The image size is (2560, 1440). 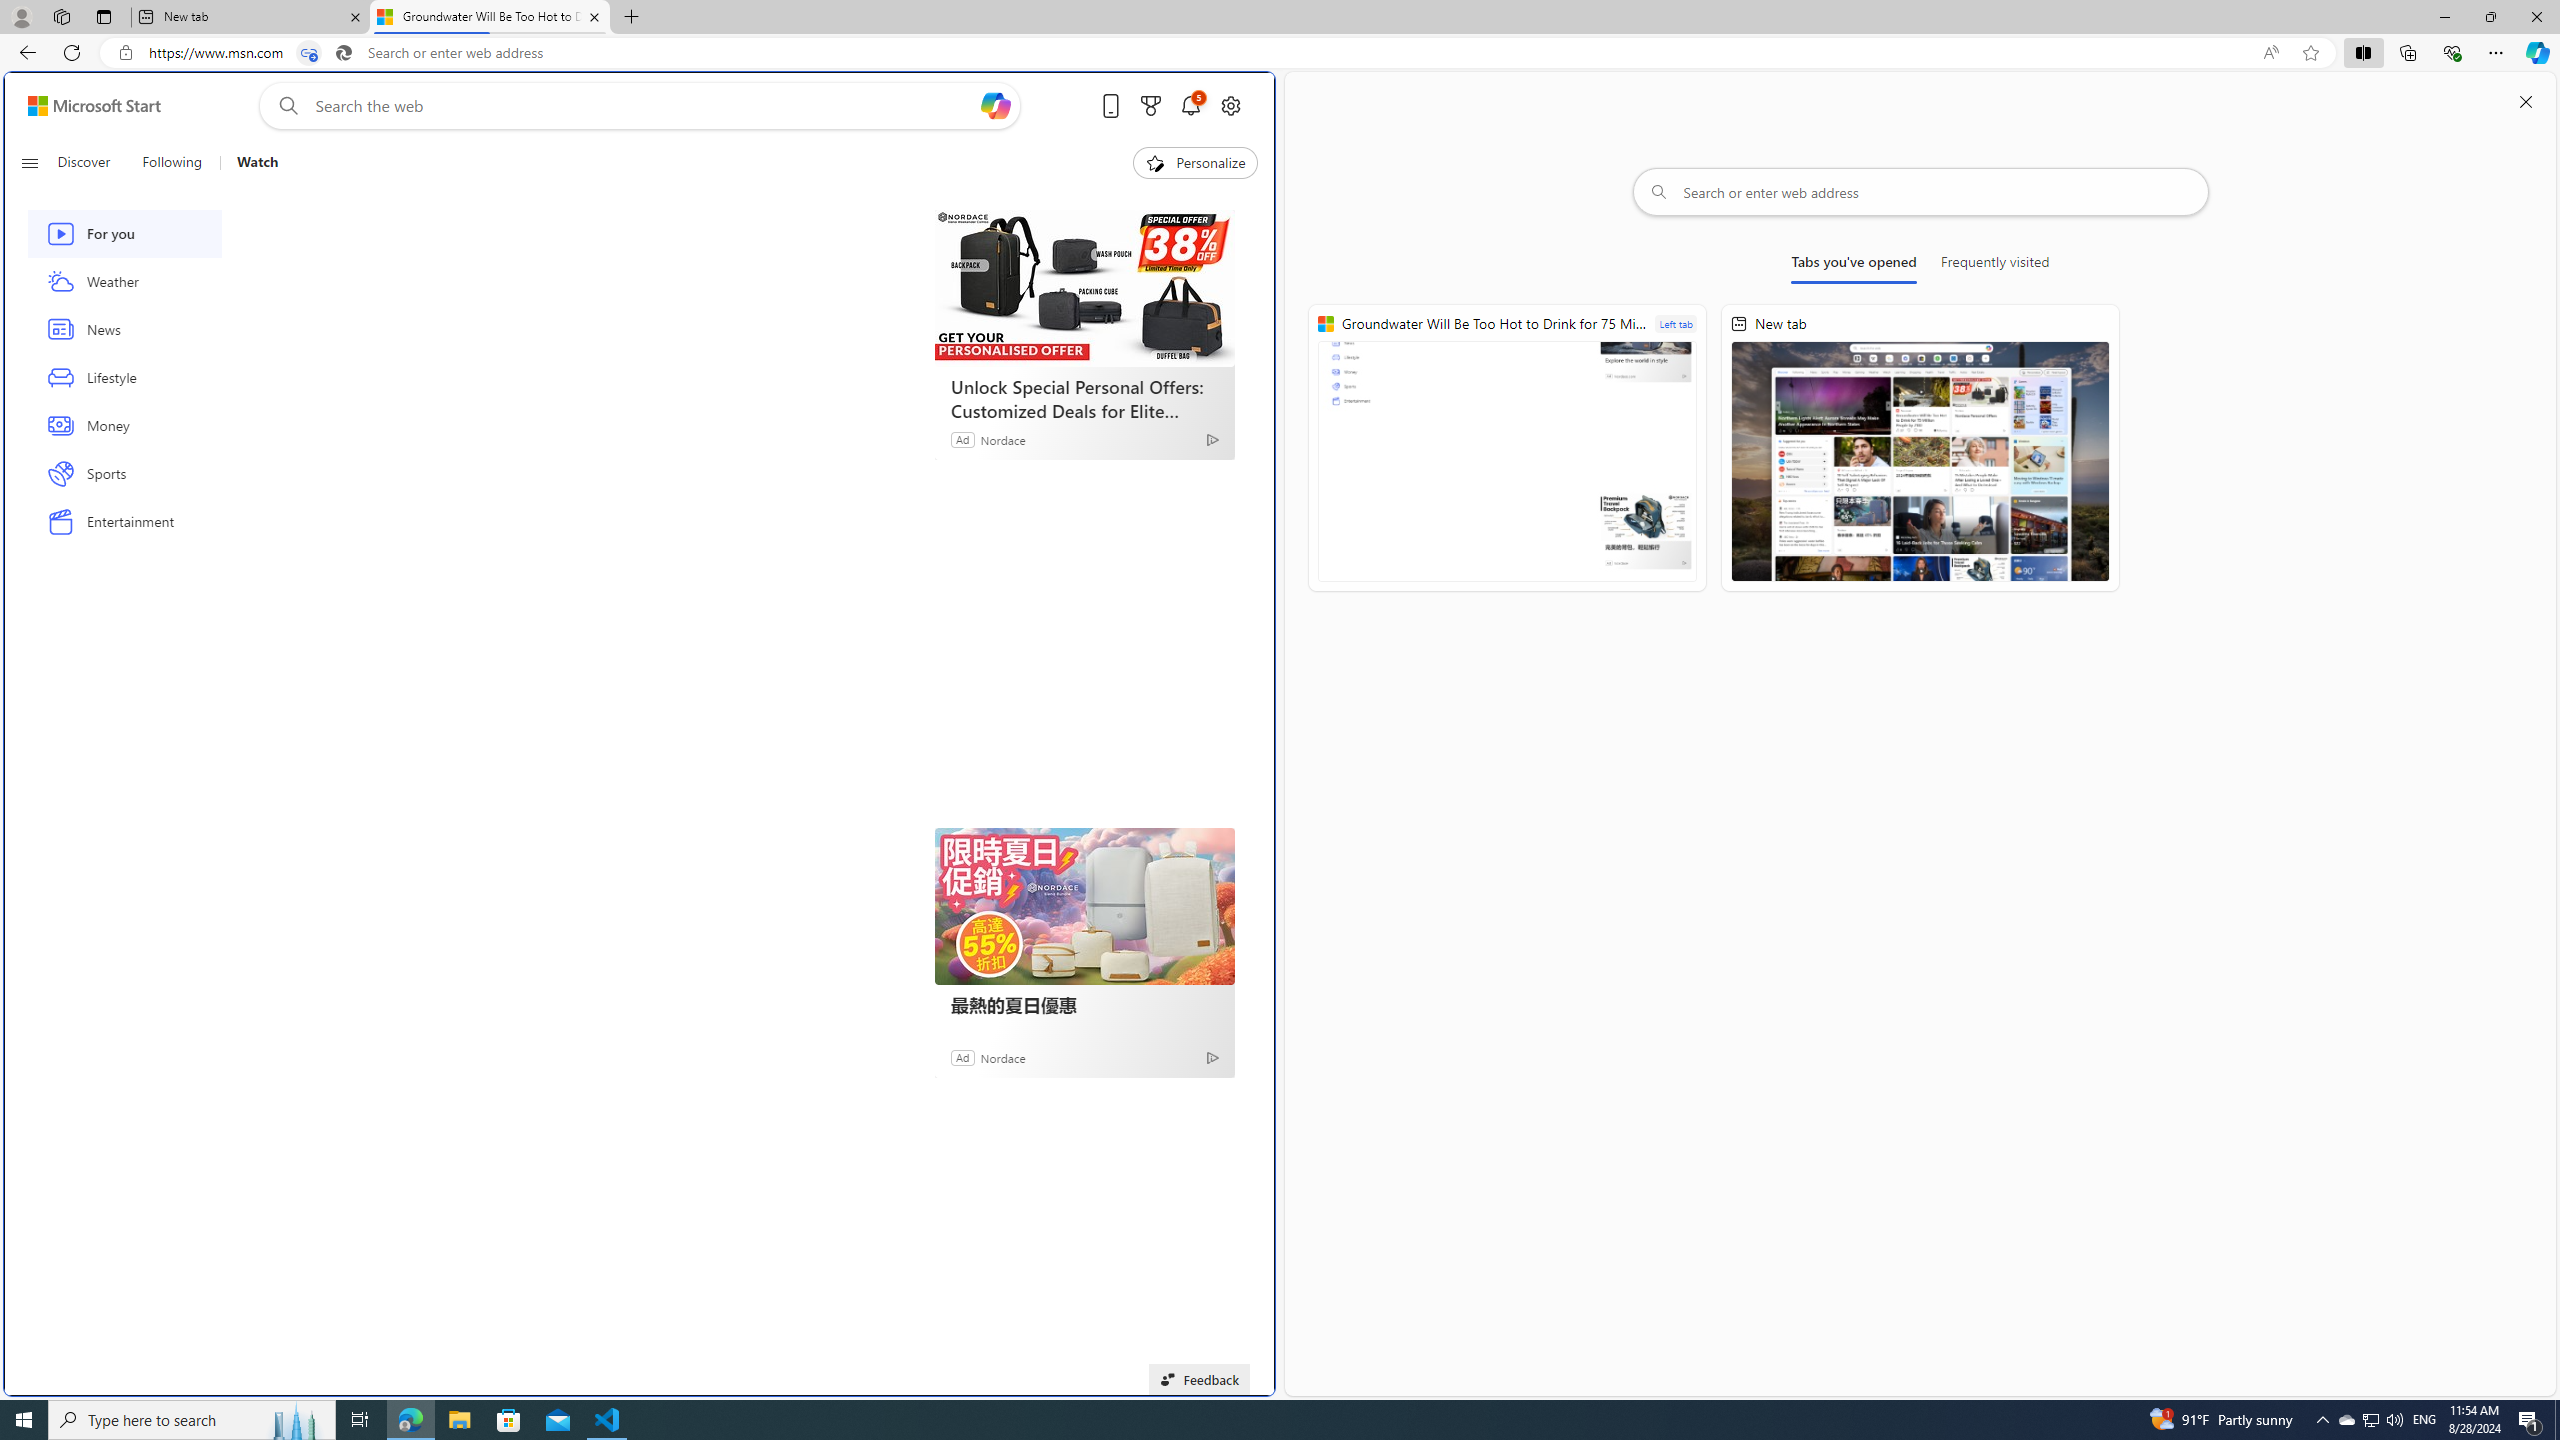 I want to click on 'Microsoft rewards', so click(x=1149, y=106).